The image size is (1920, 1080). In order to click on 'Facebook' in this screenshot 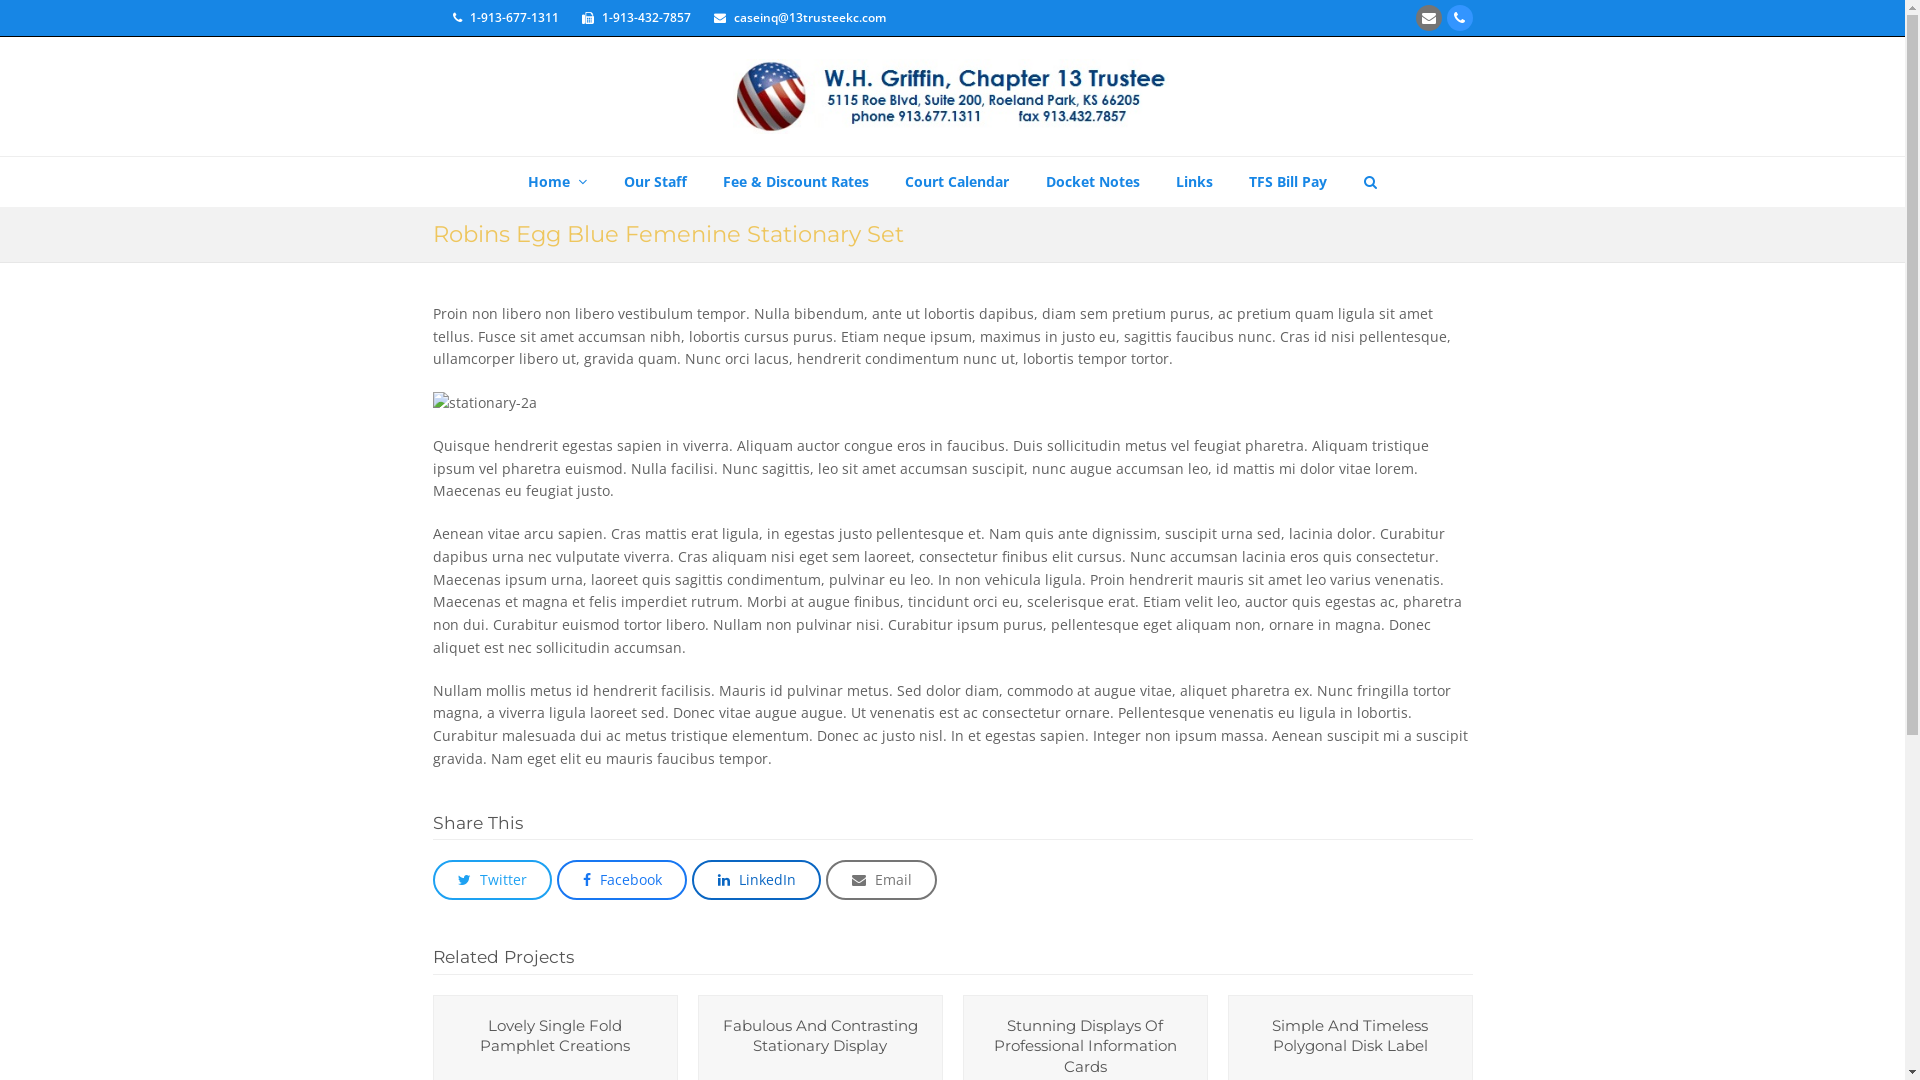, I will do `click(621, 878)`.